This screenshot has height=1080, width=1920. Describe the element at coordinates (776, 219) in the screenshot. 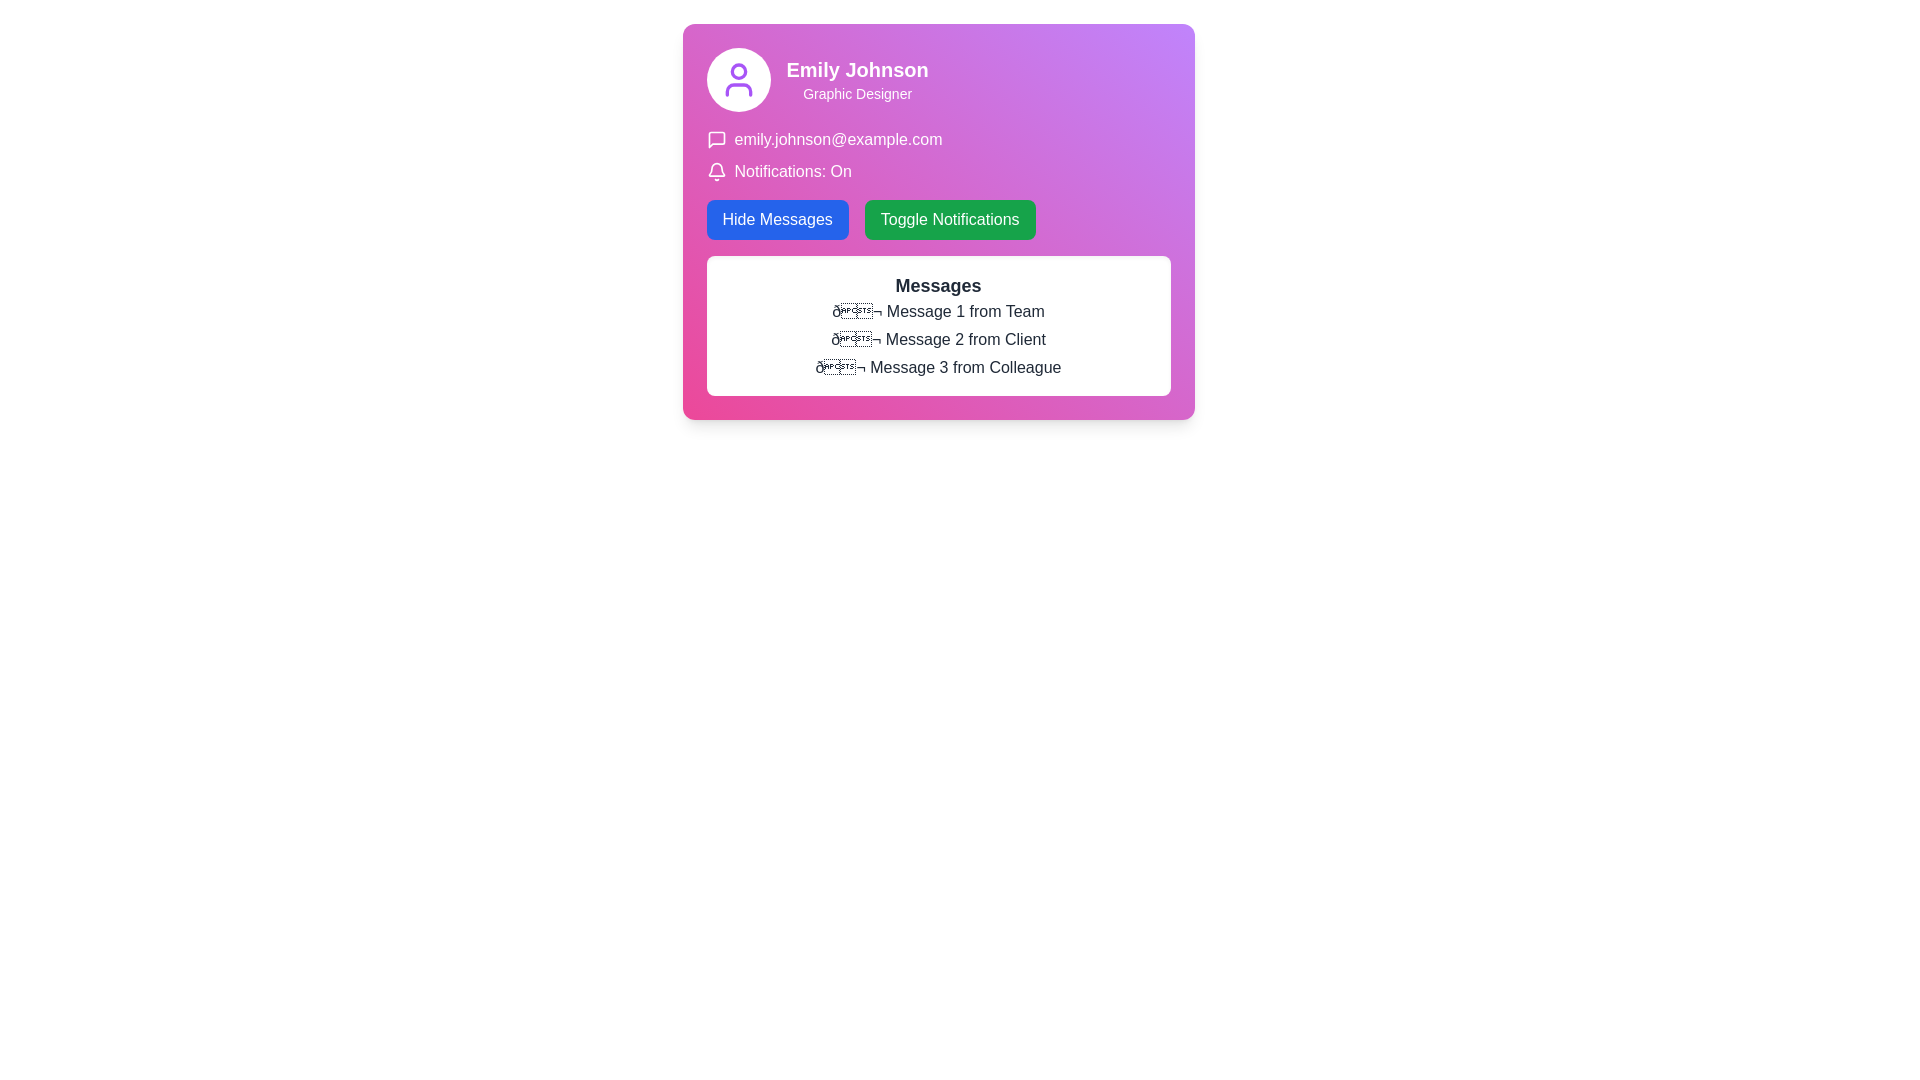

I see `the 'Hide Messages' button` at that location.